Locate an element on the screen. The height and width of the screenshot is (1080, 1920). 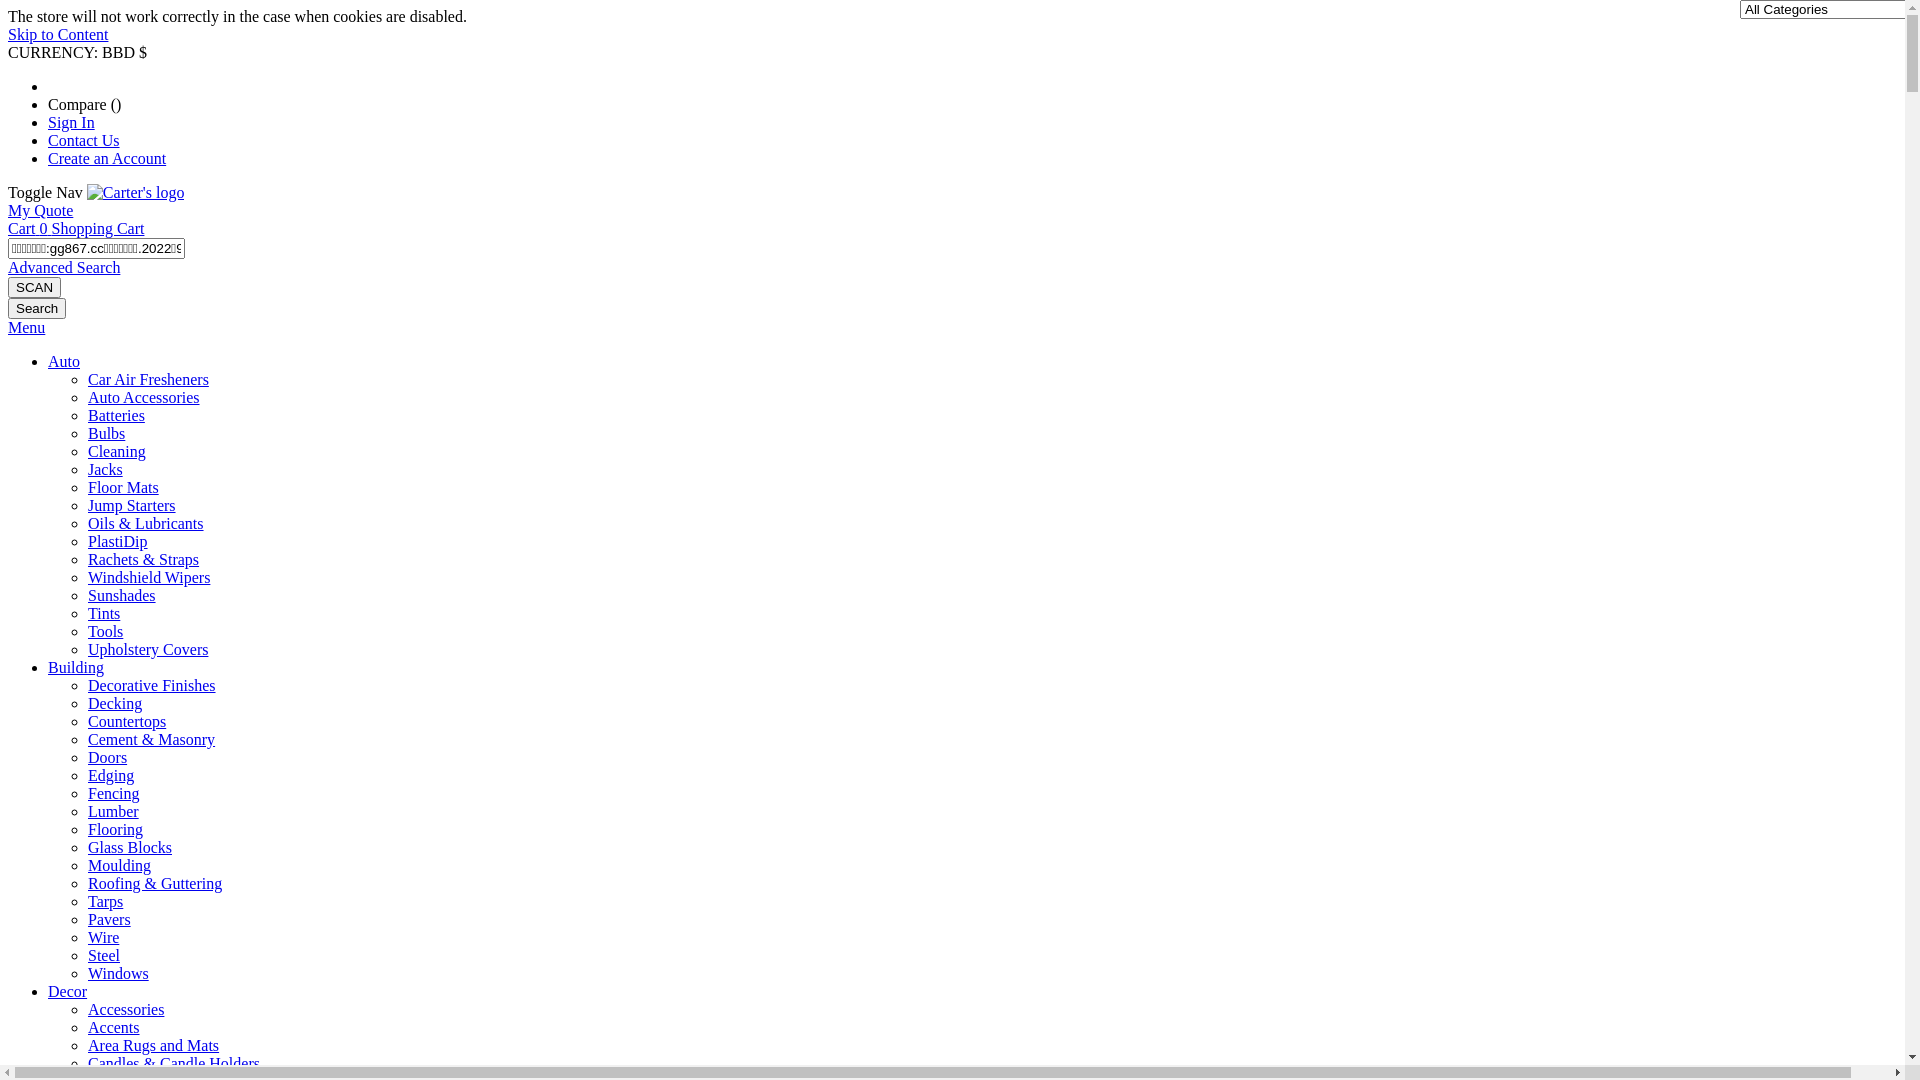
'Shopping Cart' is located at coordinates (52, 227).